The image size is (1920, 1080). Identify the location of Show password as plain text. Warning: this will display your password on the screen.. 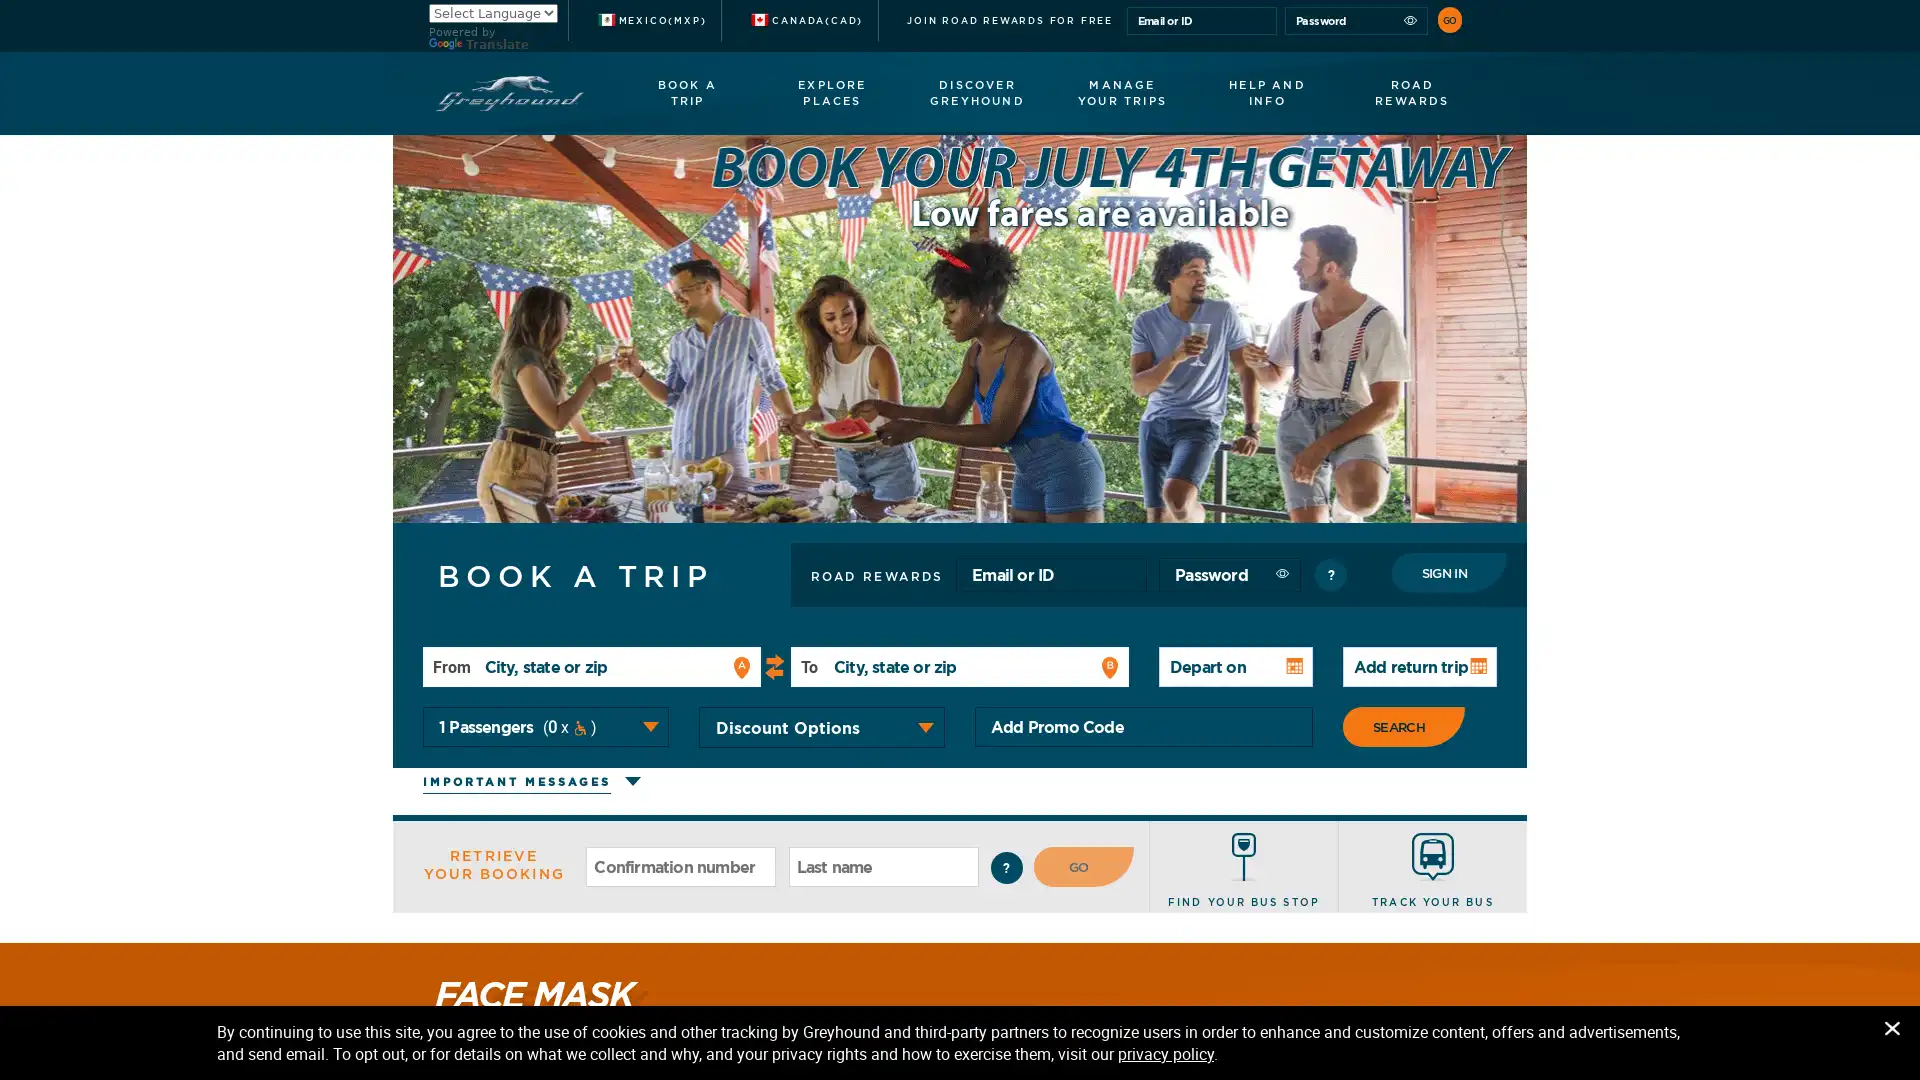
(1281, 574).